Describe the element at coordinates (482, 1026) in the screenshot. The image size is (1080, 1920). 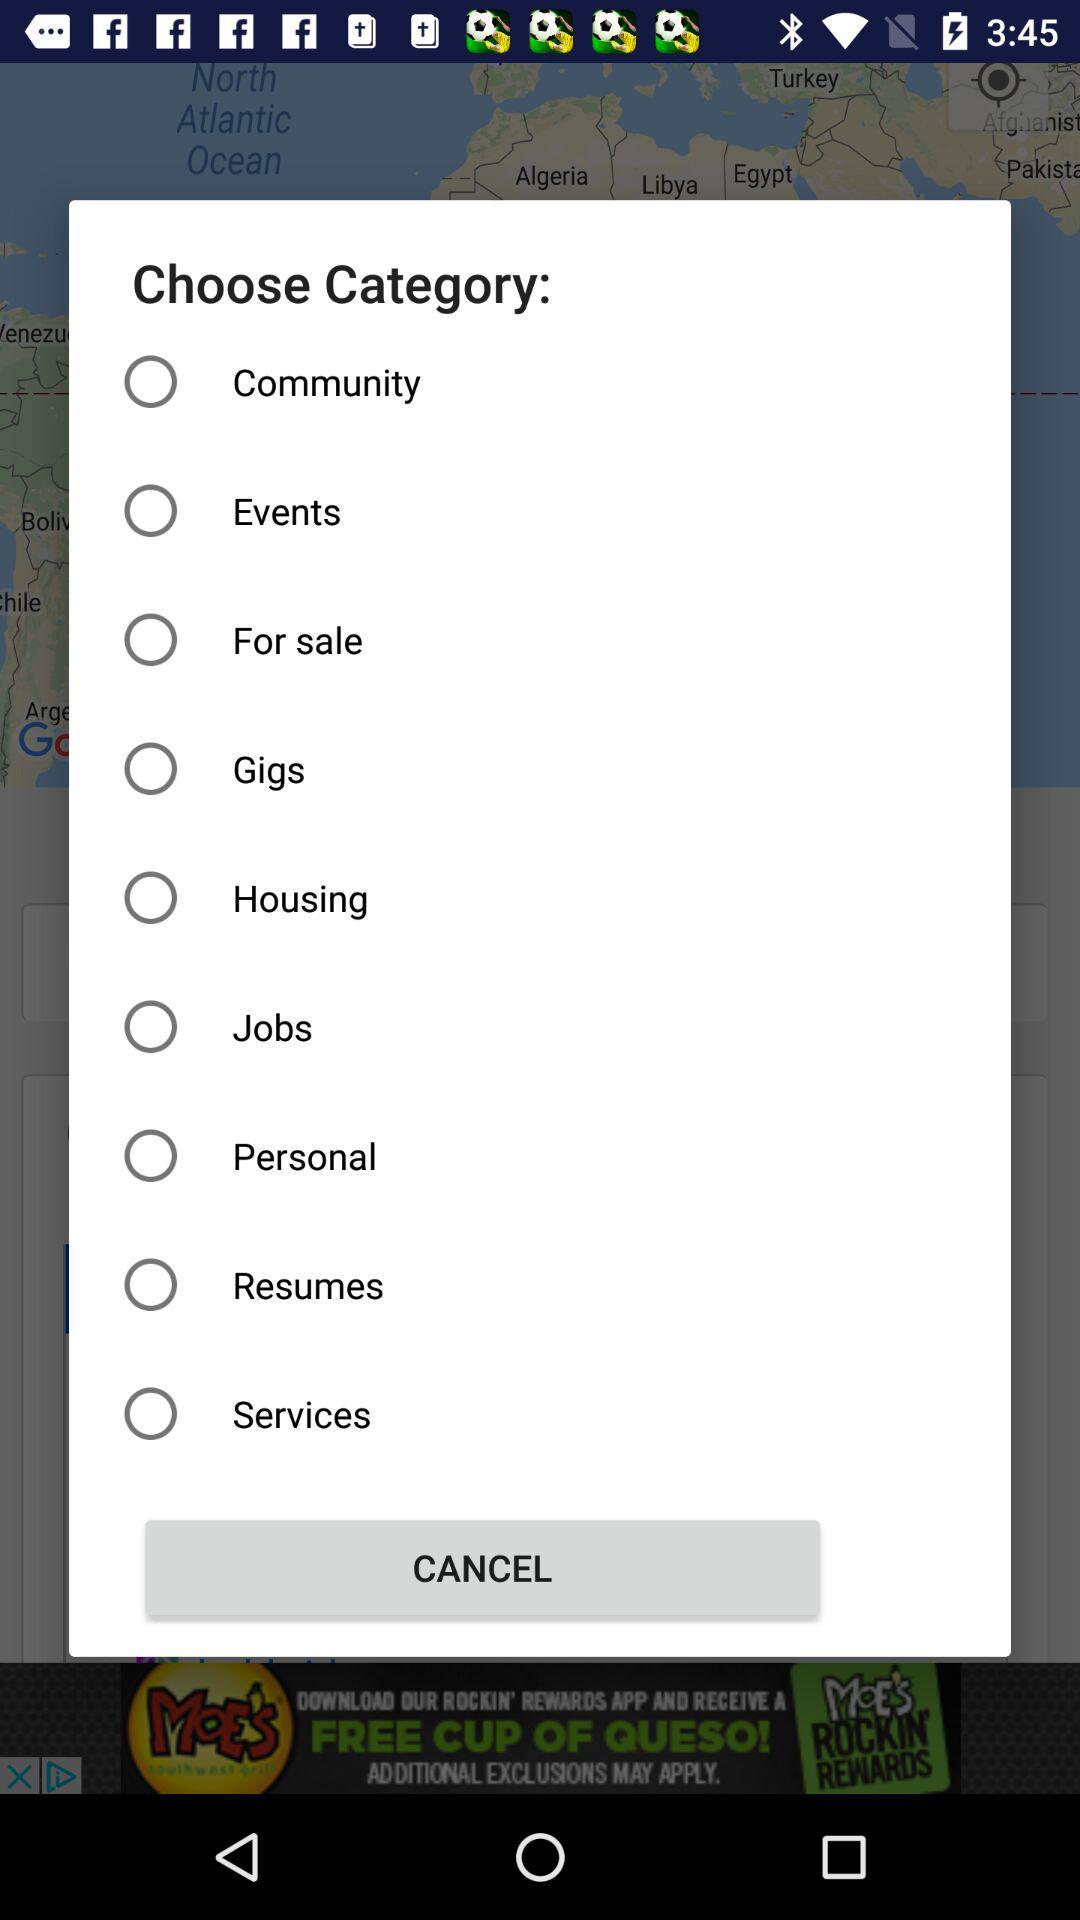
I see `the jobs item` at that location.